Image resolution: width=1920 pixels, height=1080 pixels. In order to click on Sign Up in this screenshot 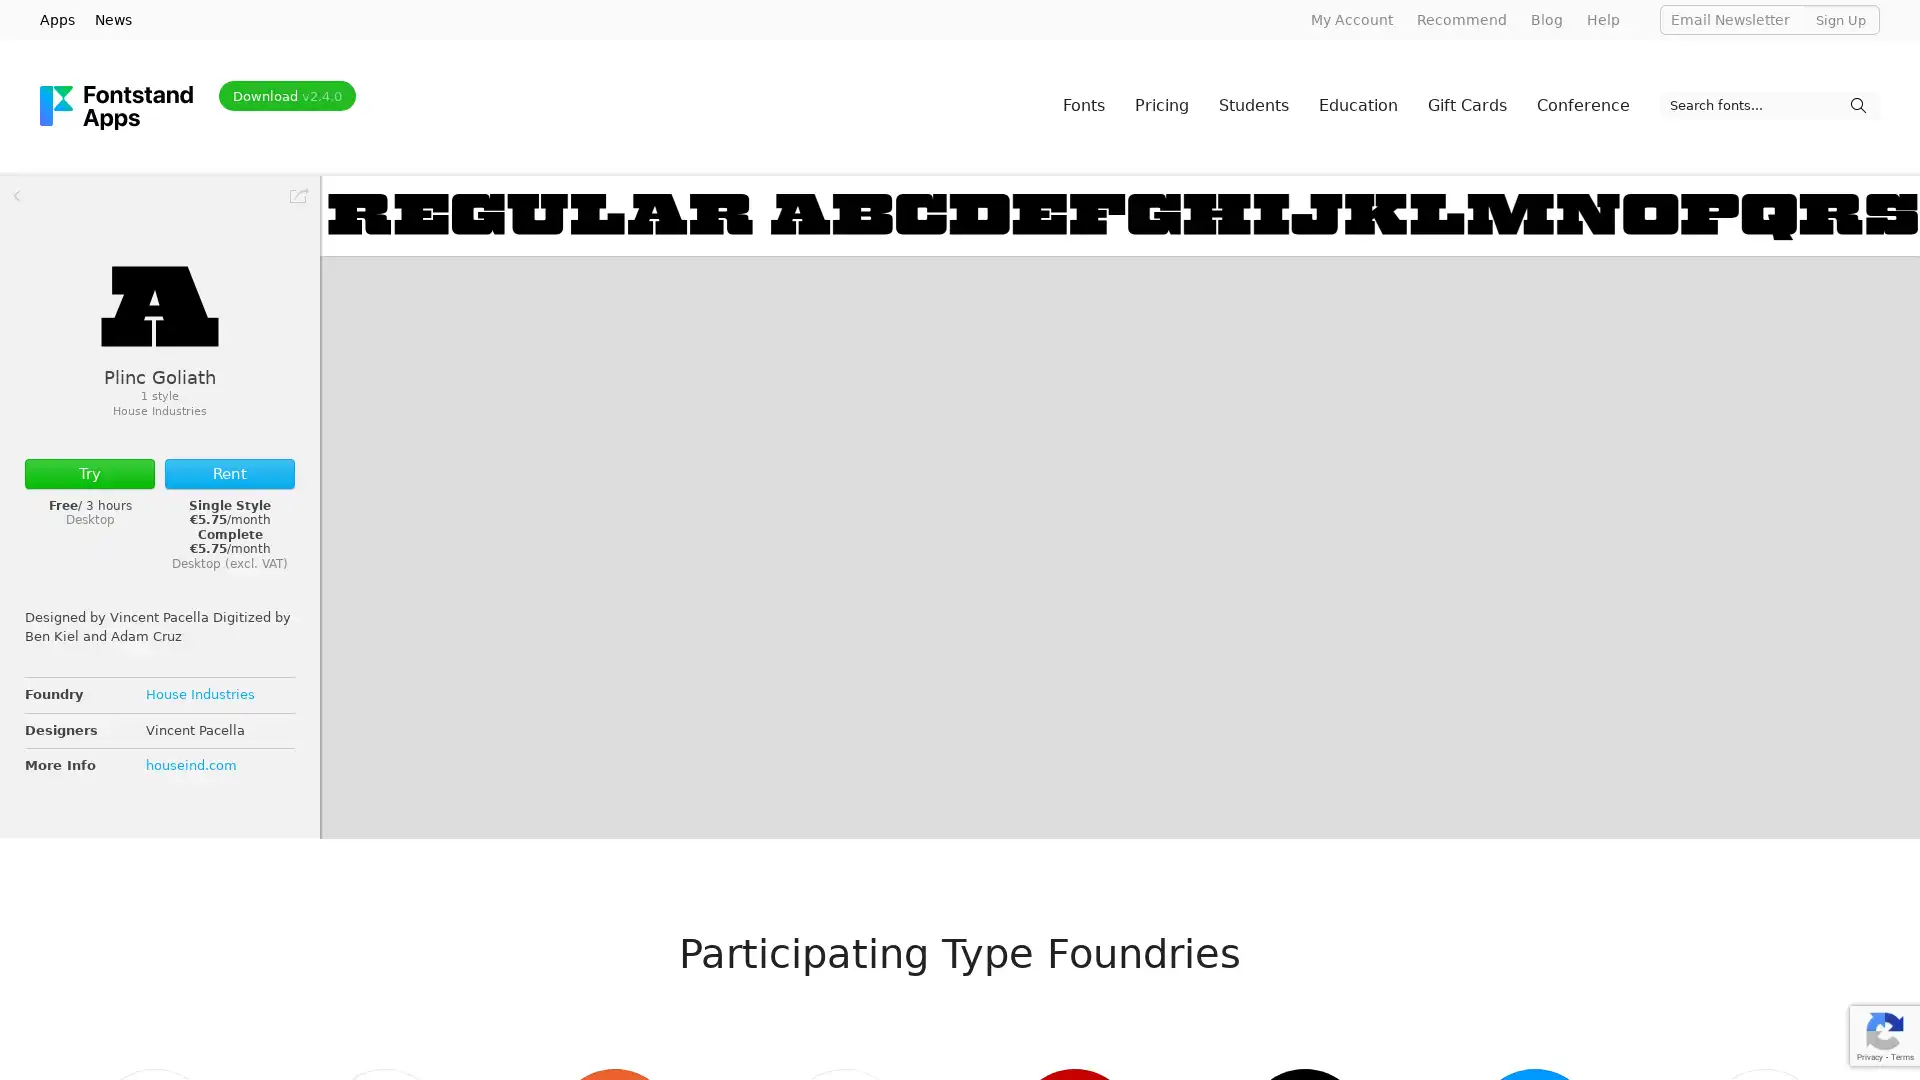, I will do `click(1840, 19)`.